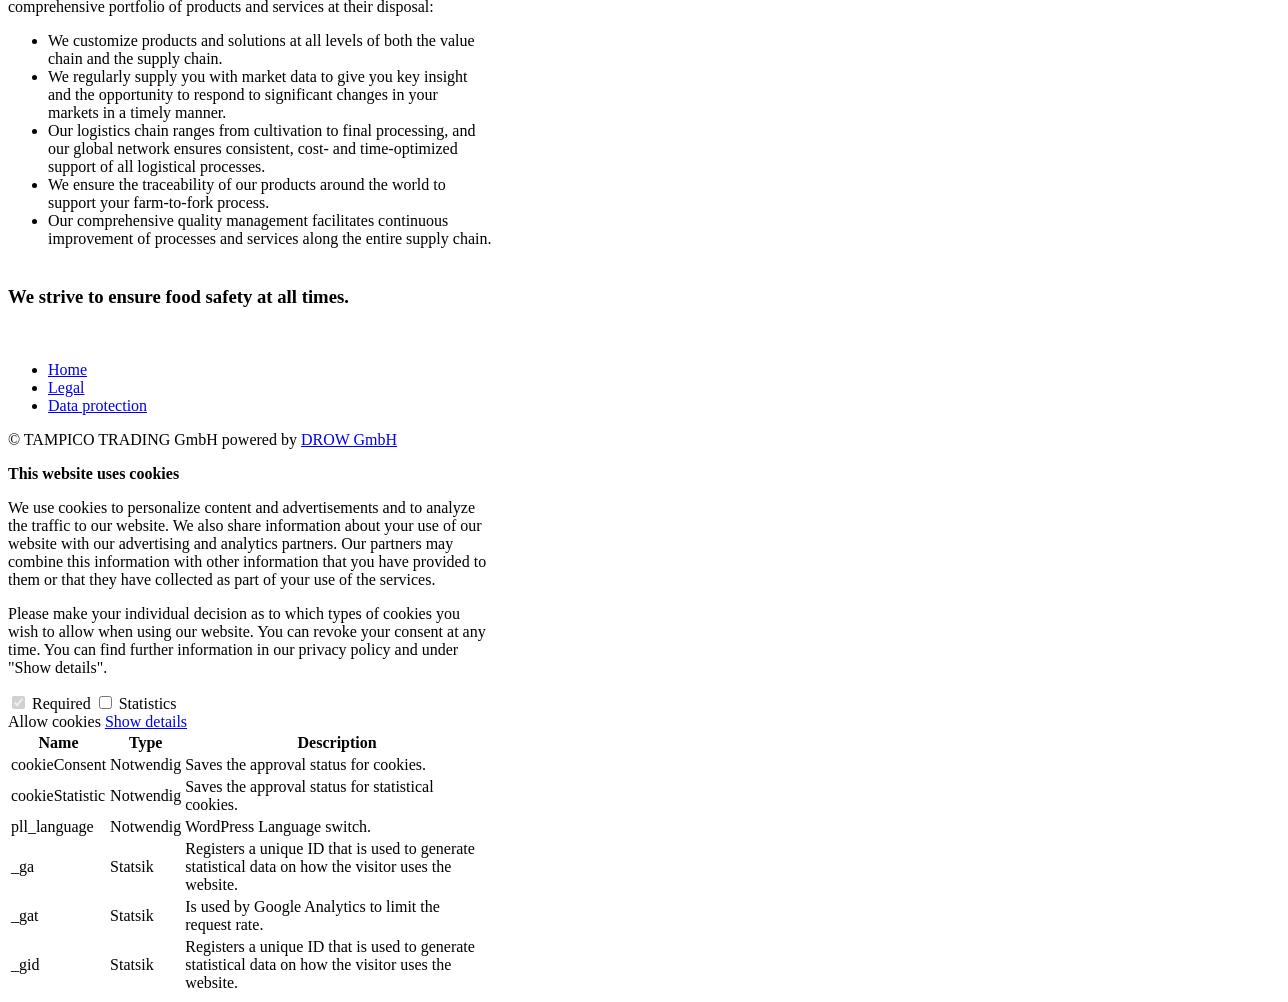 This screenshot has width=1288, height=1002. What do you see at coordinates (58, 703) in the screenshot?
I see `'Required'` at bounding box center [58, 703].